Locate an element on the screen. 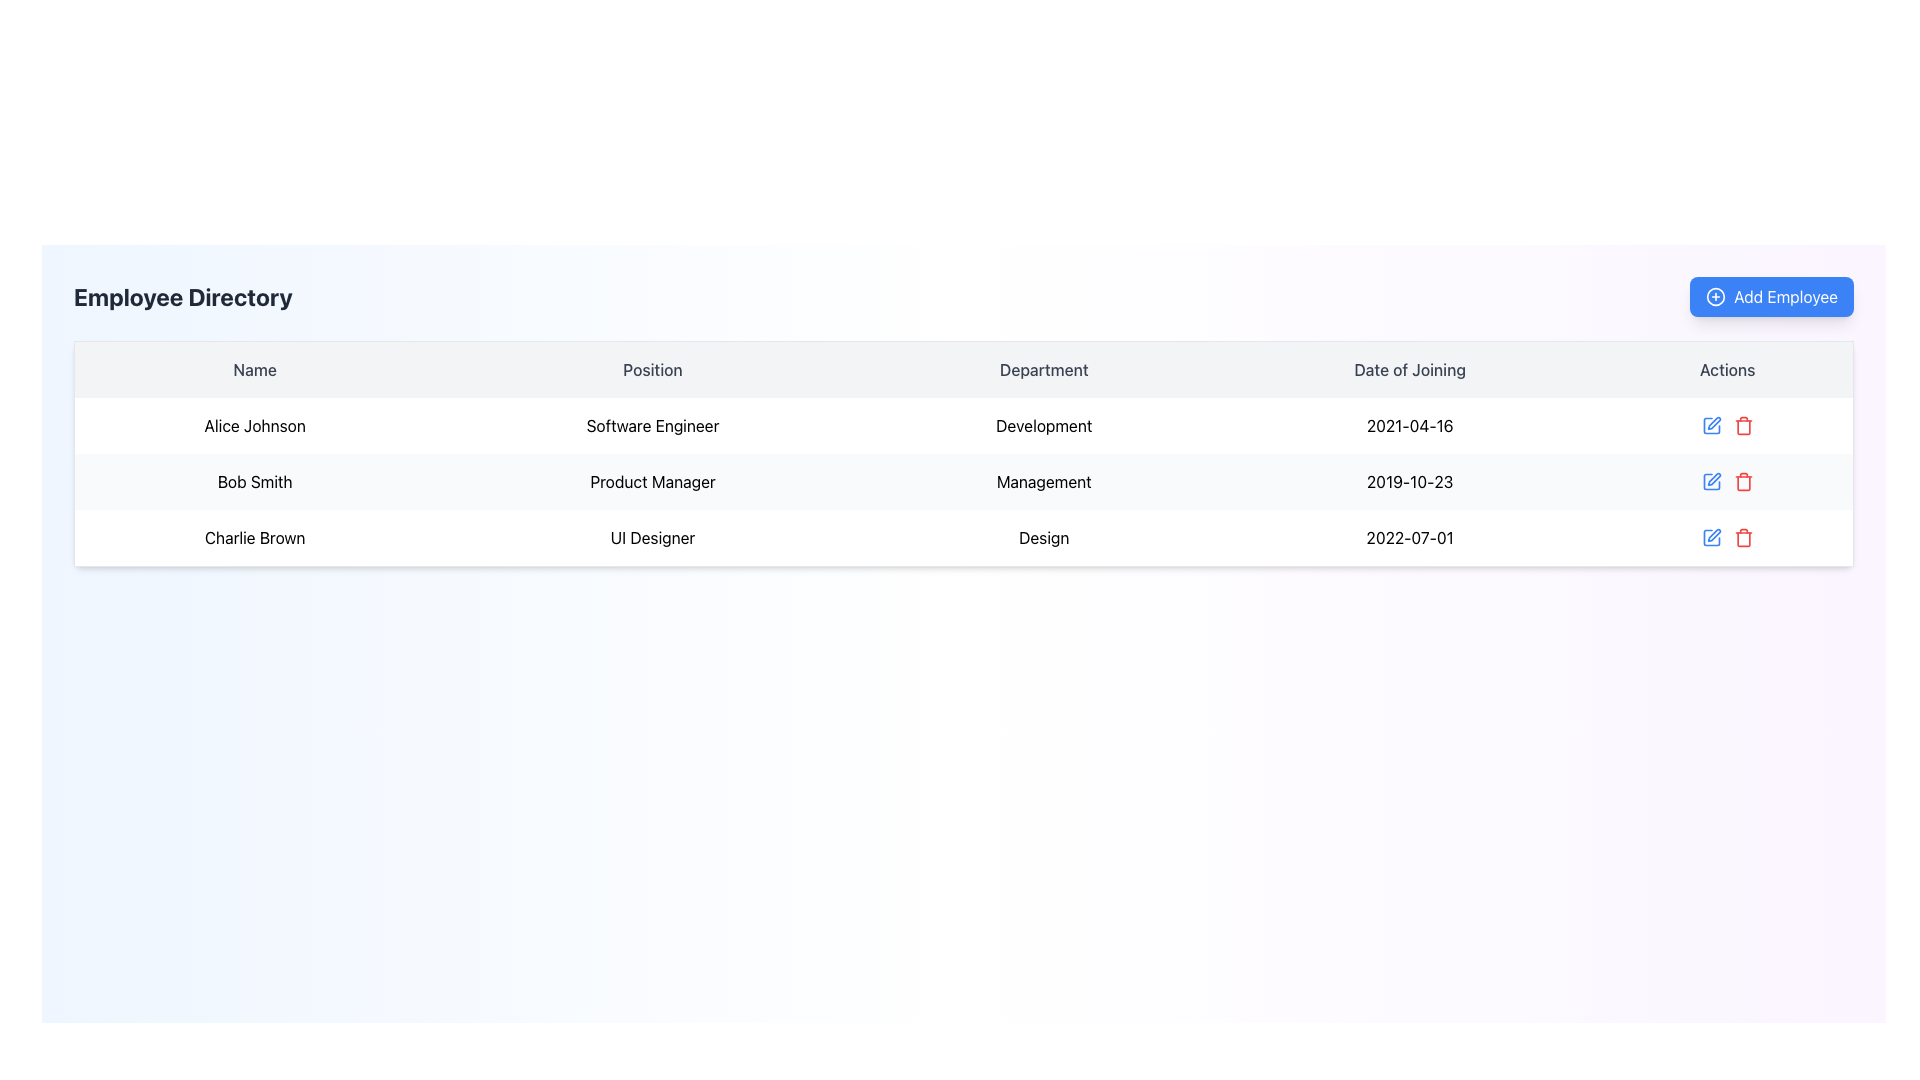 The width and height of the screenshot is (1920, 1080). the 'Actions' column header in the table, which is the fifth column header positioned to the right of the 'Date of Joining' column is located at coordinates (1727, 369).